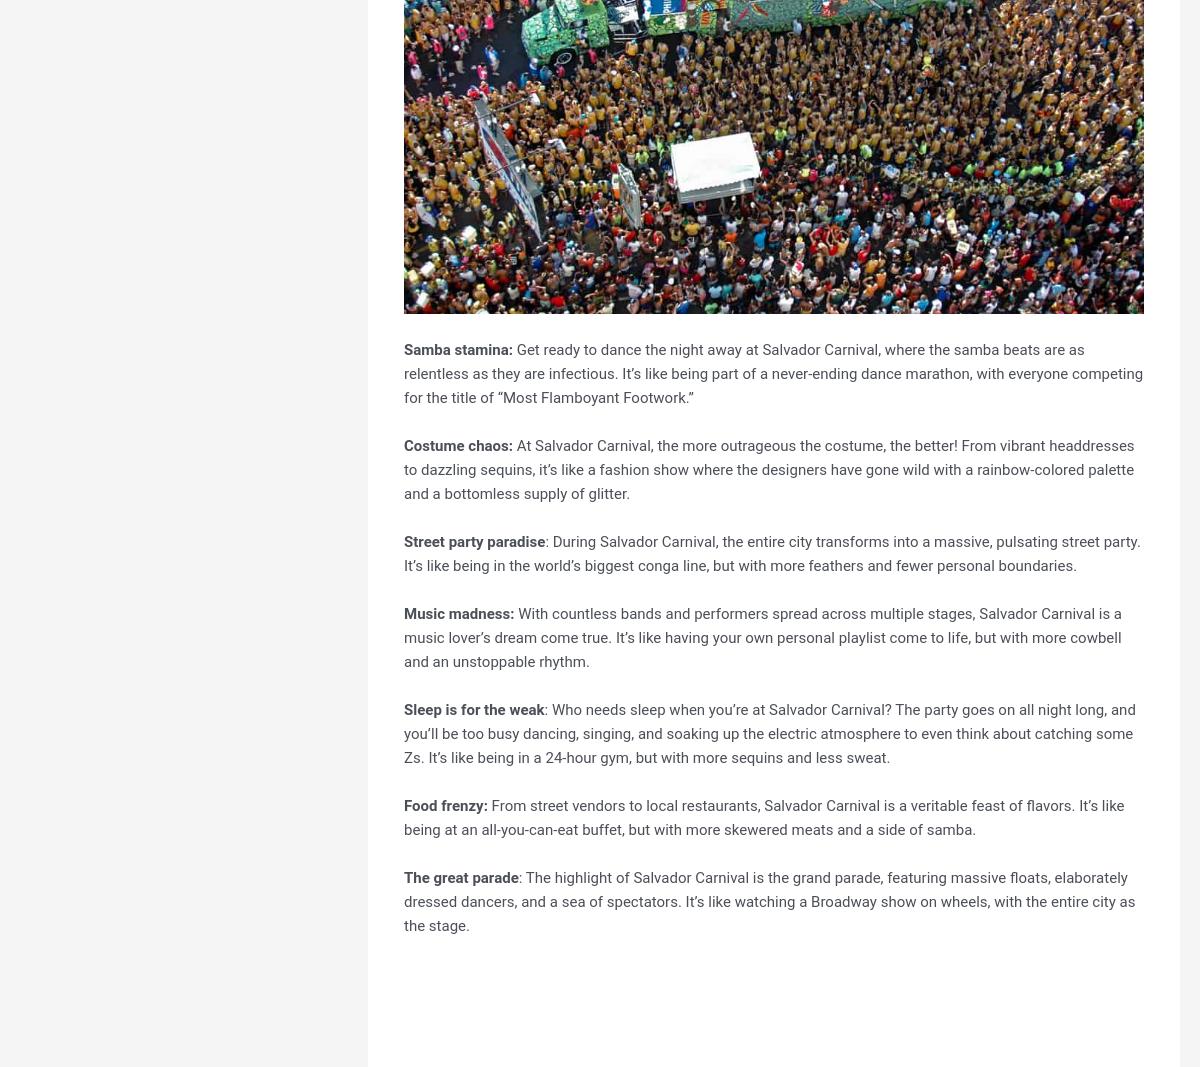 This screenshot has width=1200, height=1067. I want to click on 'The great parade', so click(404, 875).